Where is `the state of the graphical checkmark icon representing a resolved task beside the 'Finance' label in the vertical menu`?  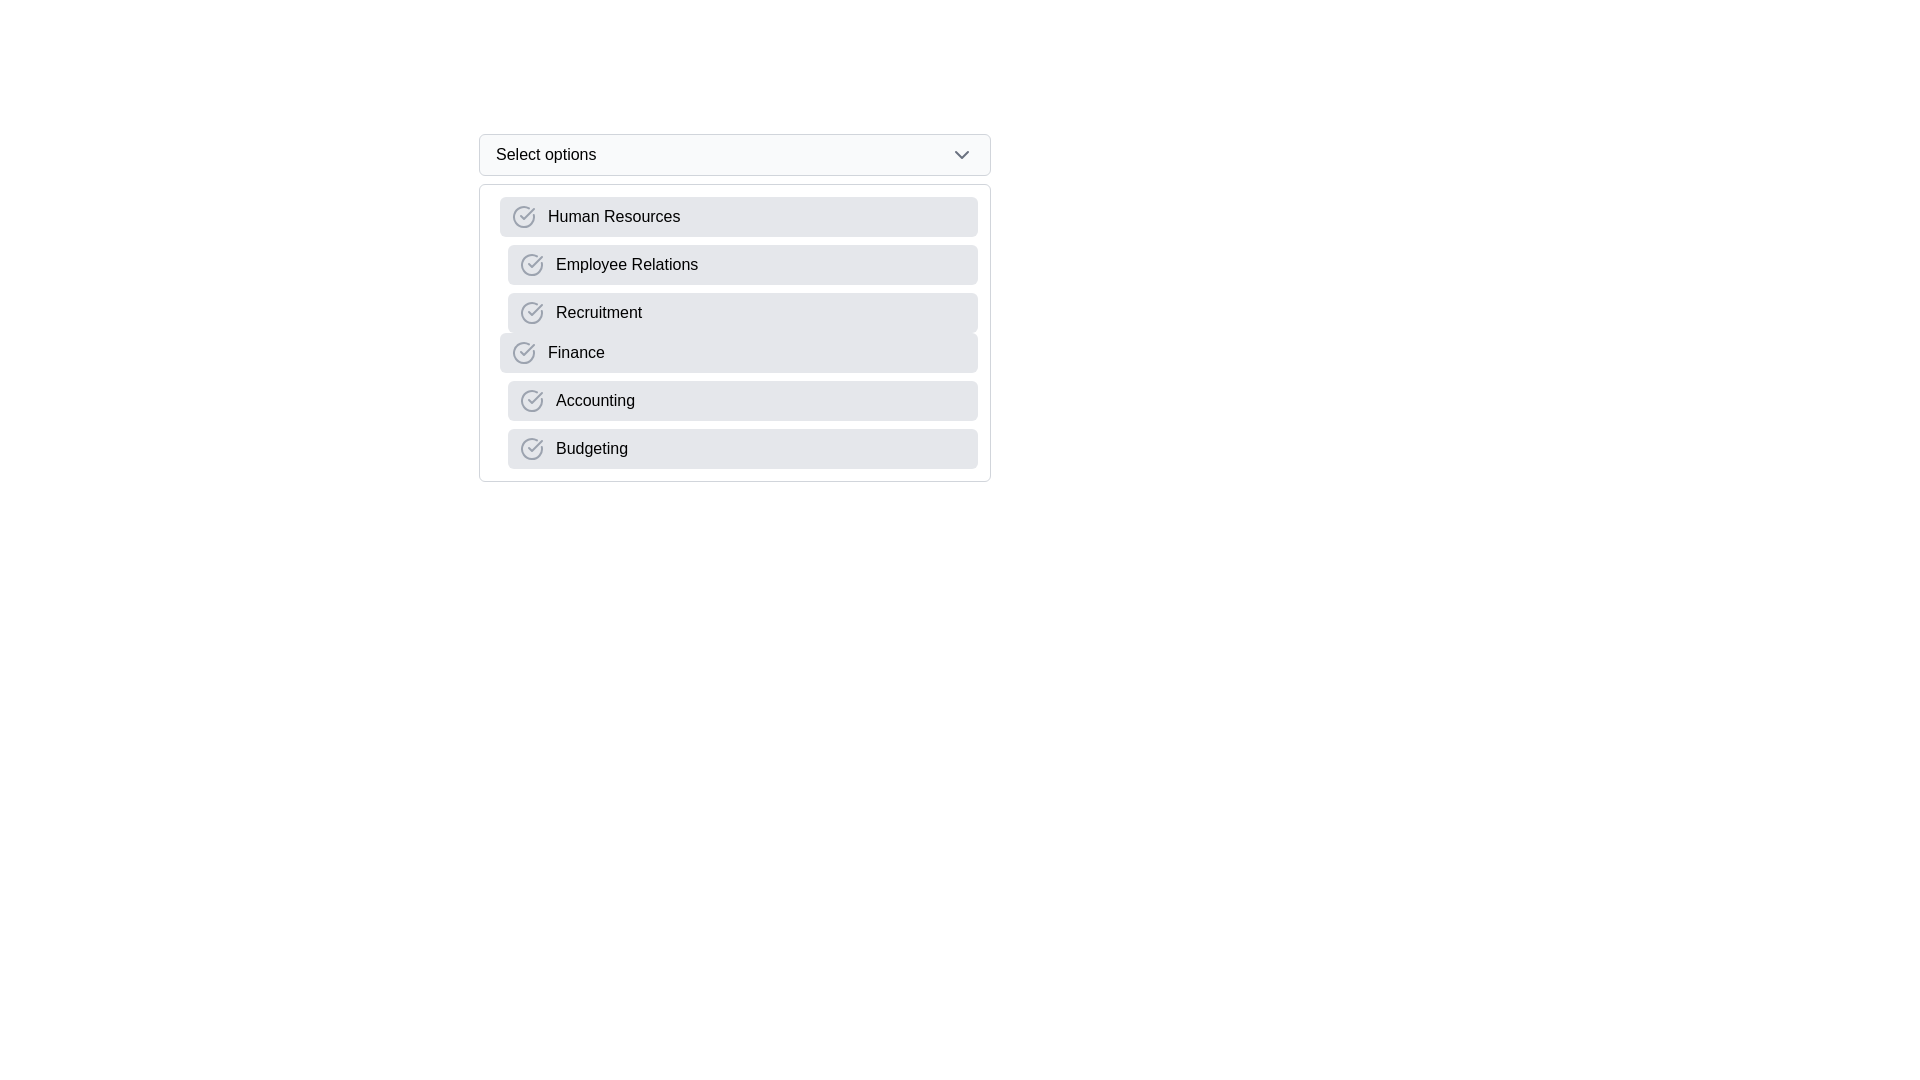 the state of the graphical checkmark icon representing a resolved task beside the 'Finance' label in the vertical menu is located at coordinates (527, 349).